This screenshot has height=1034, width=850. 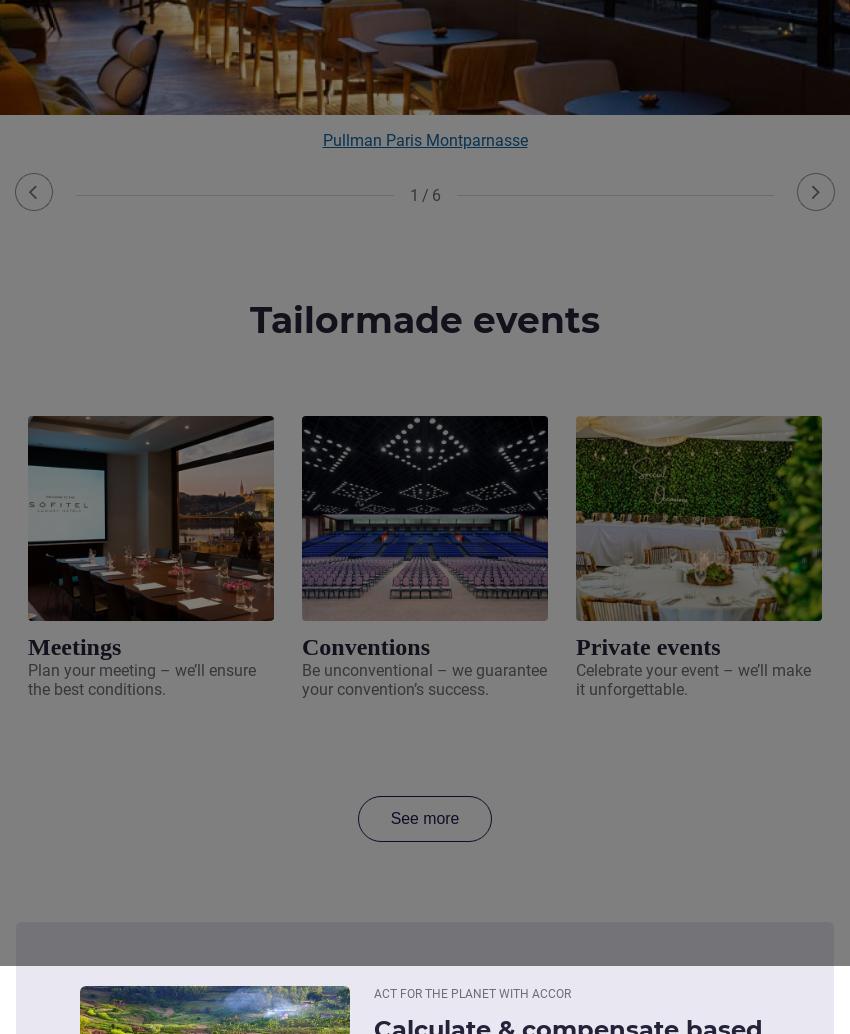 I want to click on 'Confirm my location and language', so click(x=424, y=70).